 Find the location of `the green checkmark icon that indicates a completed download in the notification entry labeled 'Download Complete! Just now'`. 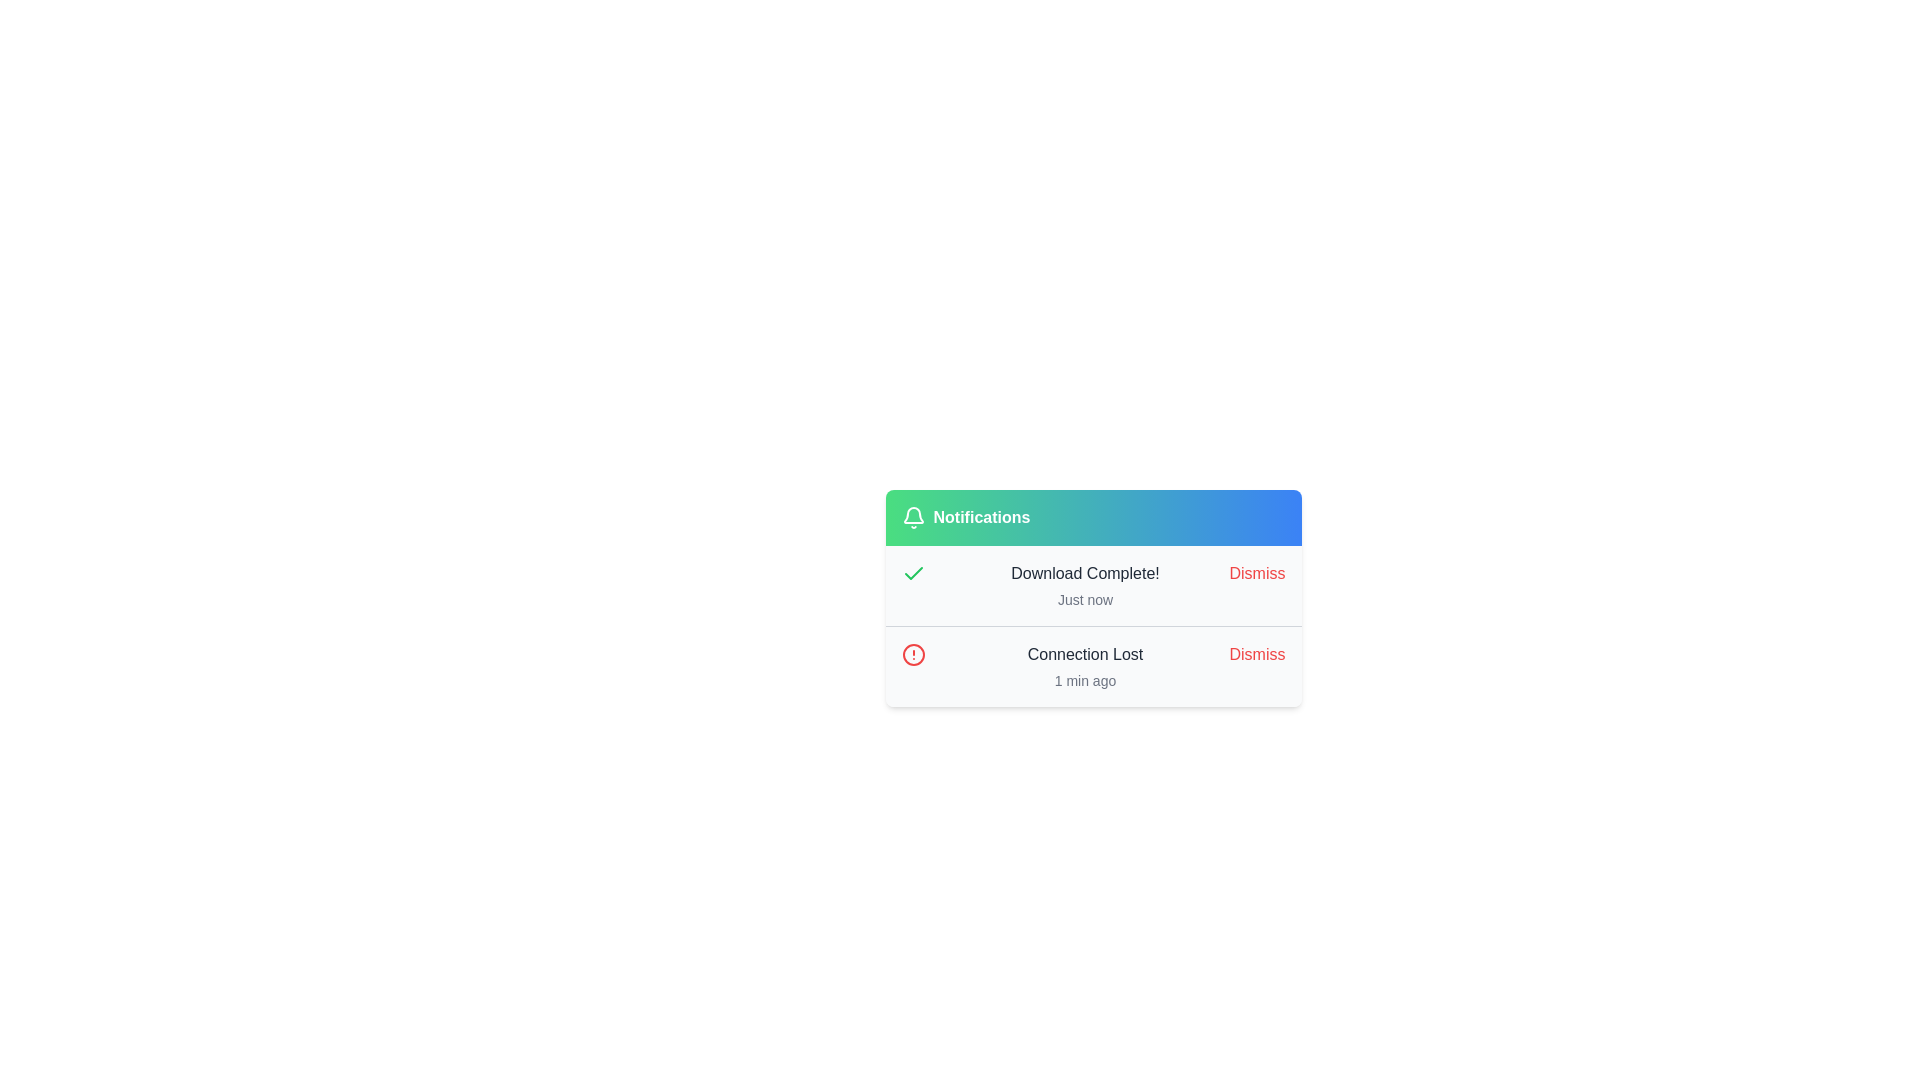

the green checkmark icon that indicates a completed download in the notification entry labeled 'Download Complete! Just now' is located at coordinates (912, 574).